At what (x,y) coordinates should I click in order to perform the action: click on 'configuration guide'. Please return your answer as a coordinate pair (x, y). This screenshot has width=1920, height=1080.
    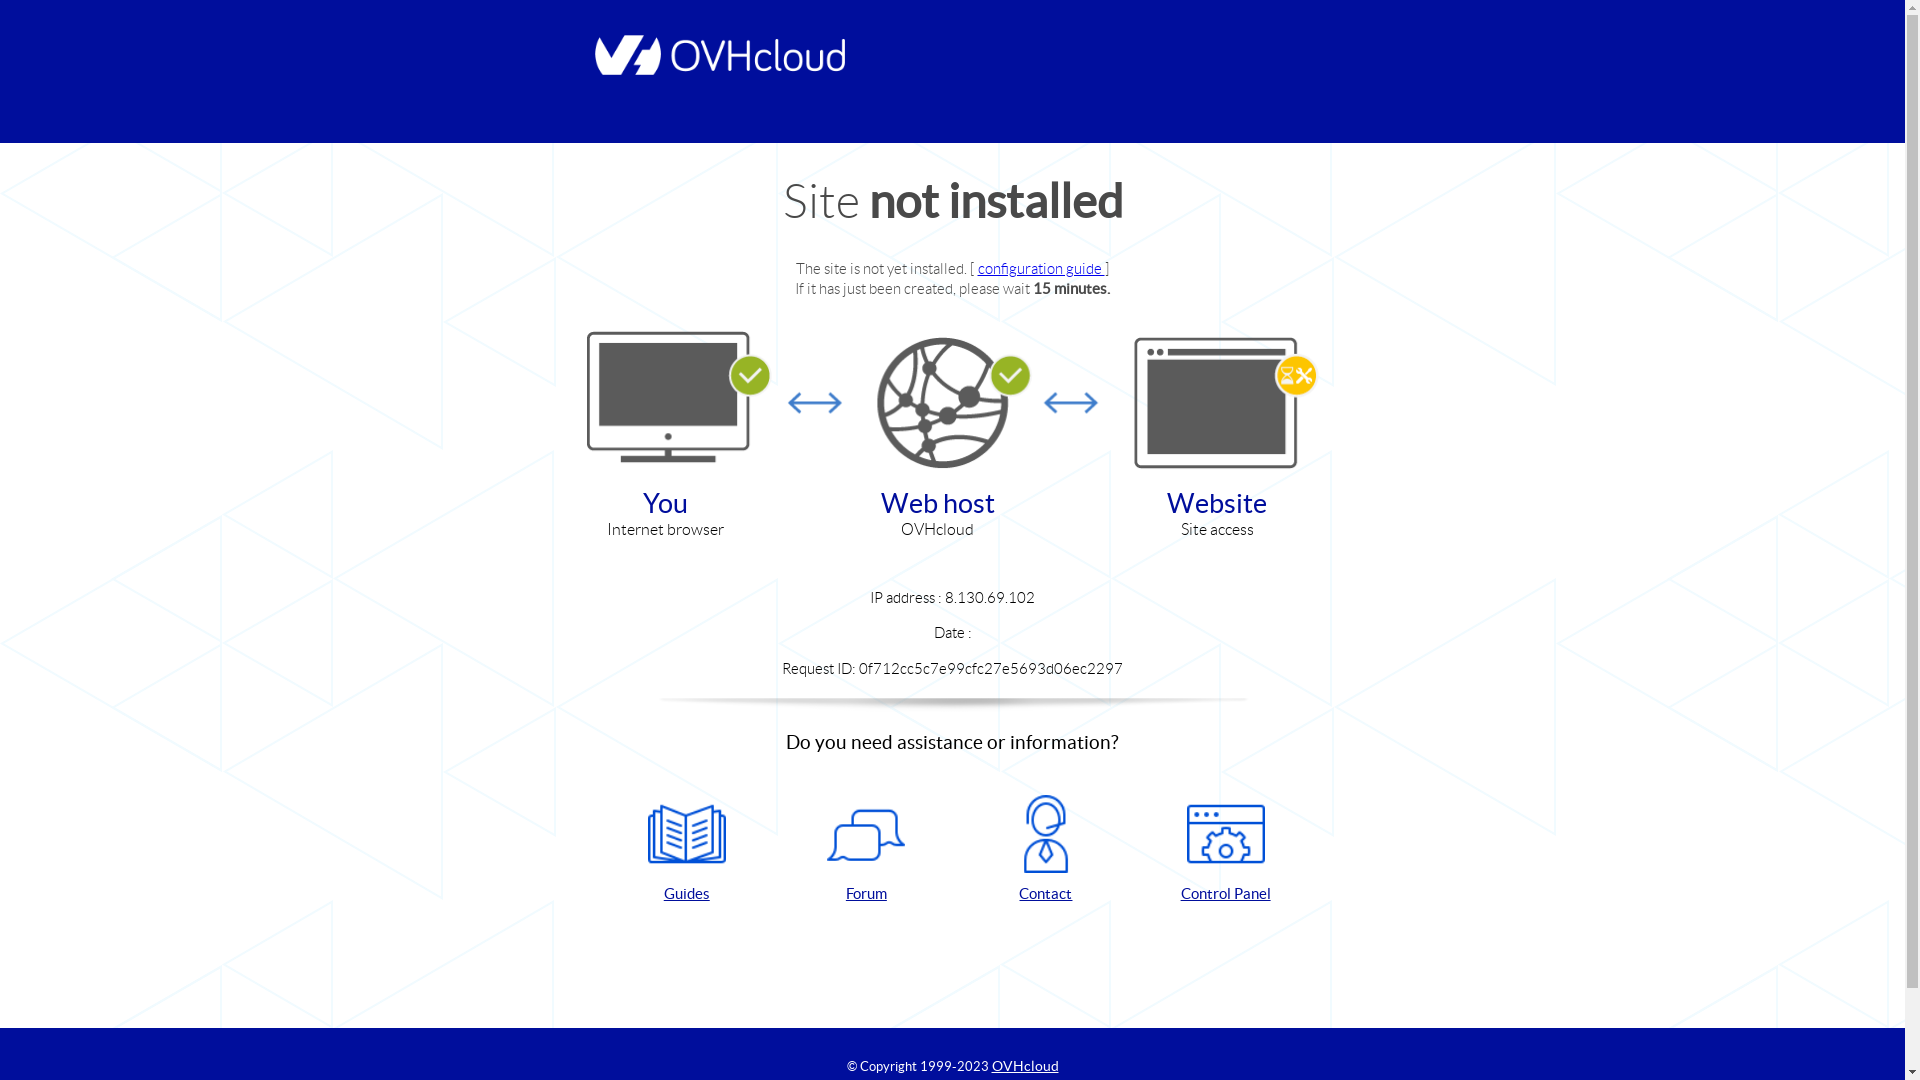
    Looking at the image, I should click on (1040, 267).